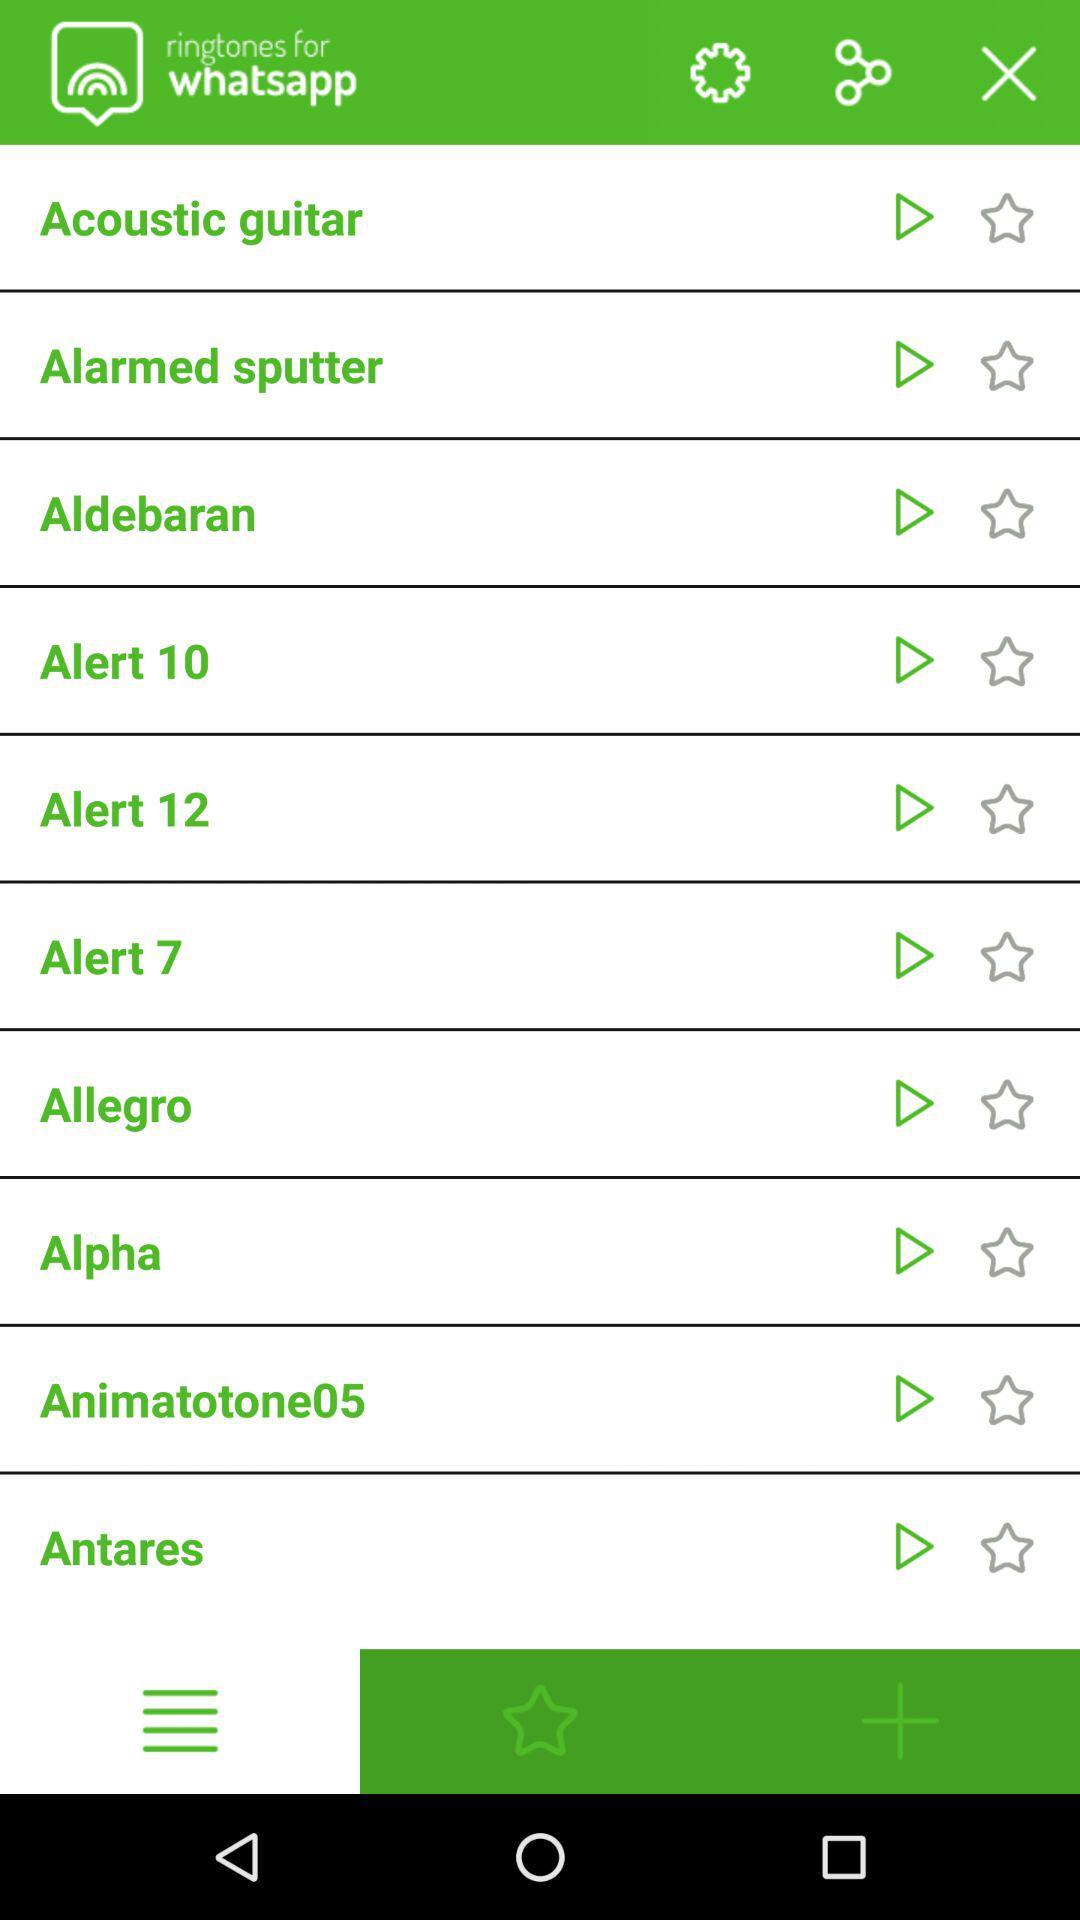  Describe the element at coordinates (454, 1545) in the screenshot. I see `antares icon` at that location.